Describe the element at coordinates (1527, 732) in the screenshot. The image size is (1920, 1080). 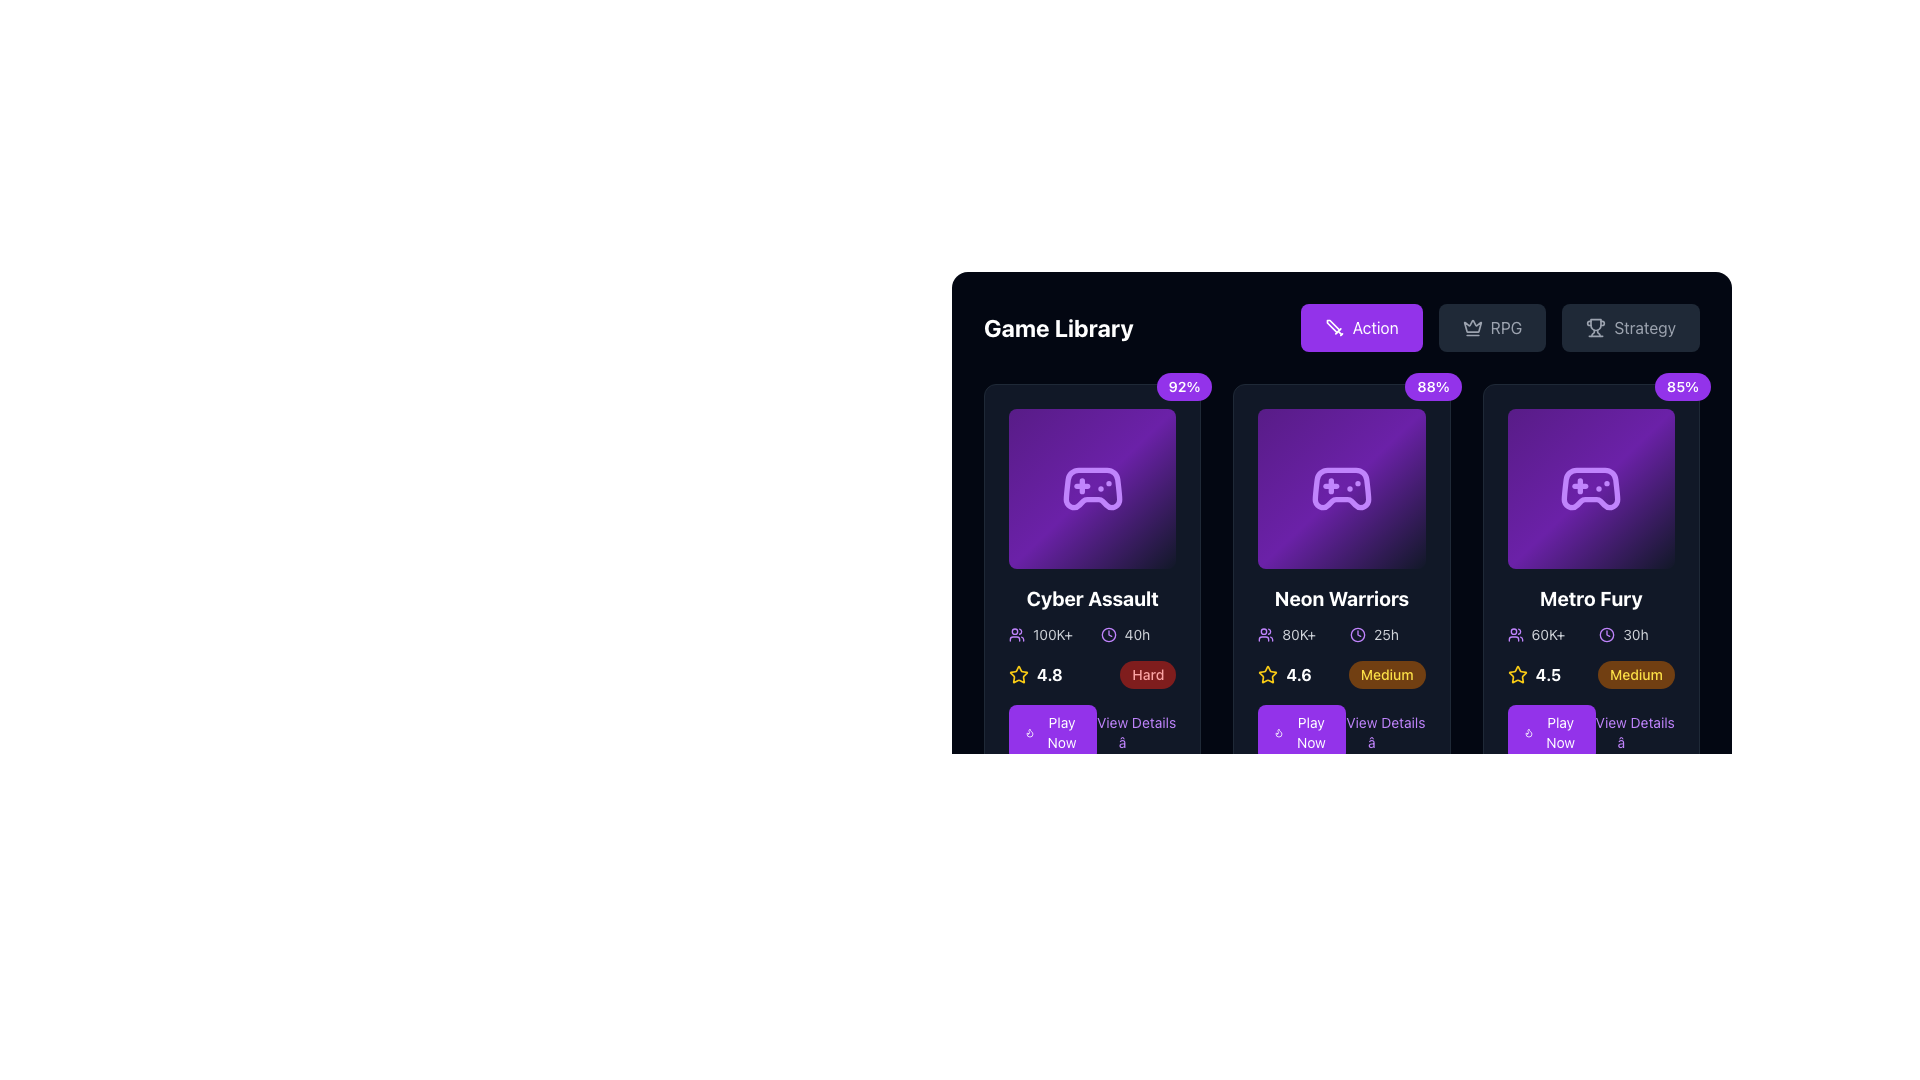
I see `the icon located on the left side of the 'Play Now' button for the game 'Metro Fury', which enhances the button's functionality` at that location.